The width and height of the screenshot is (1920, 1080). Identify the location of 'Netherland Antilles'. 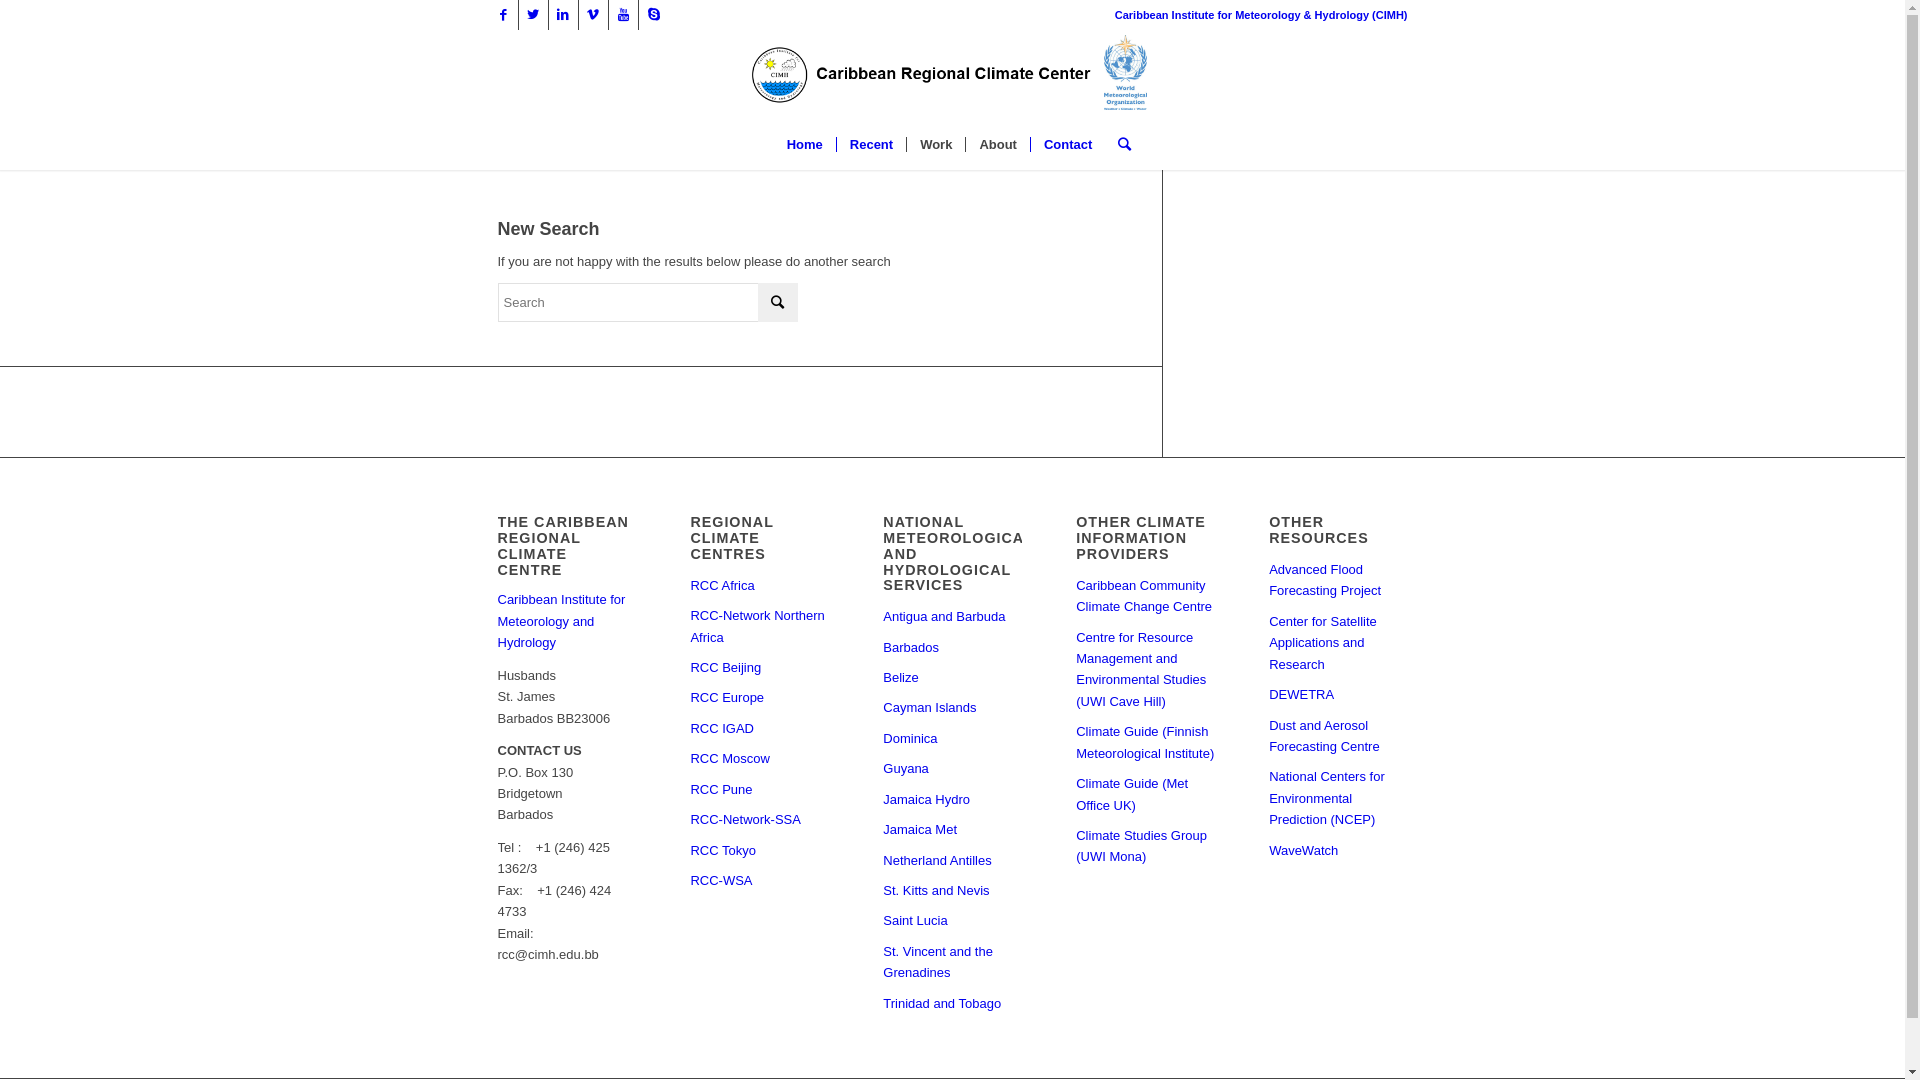
(950, 859).